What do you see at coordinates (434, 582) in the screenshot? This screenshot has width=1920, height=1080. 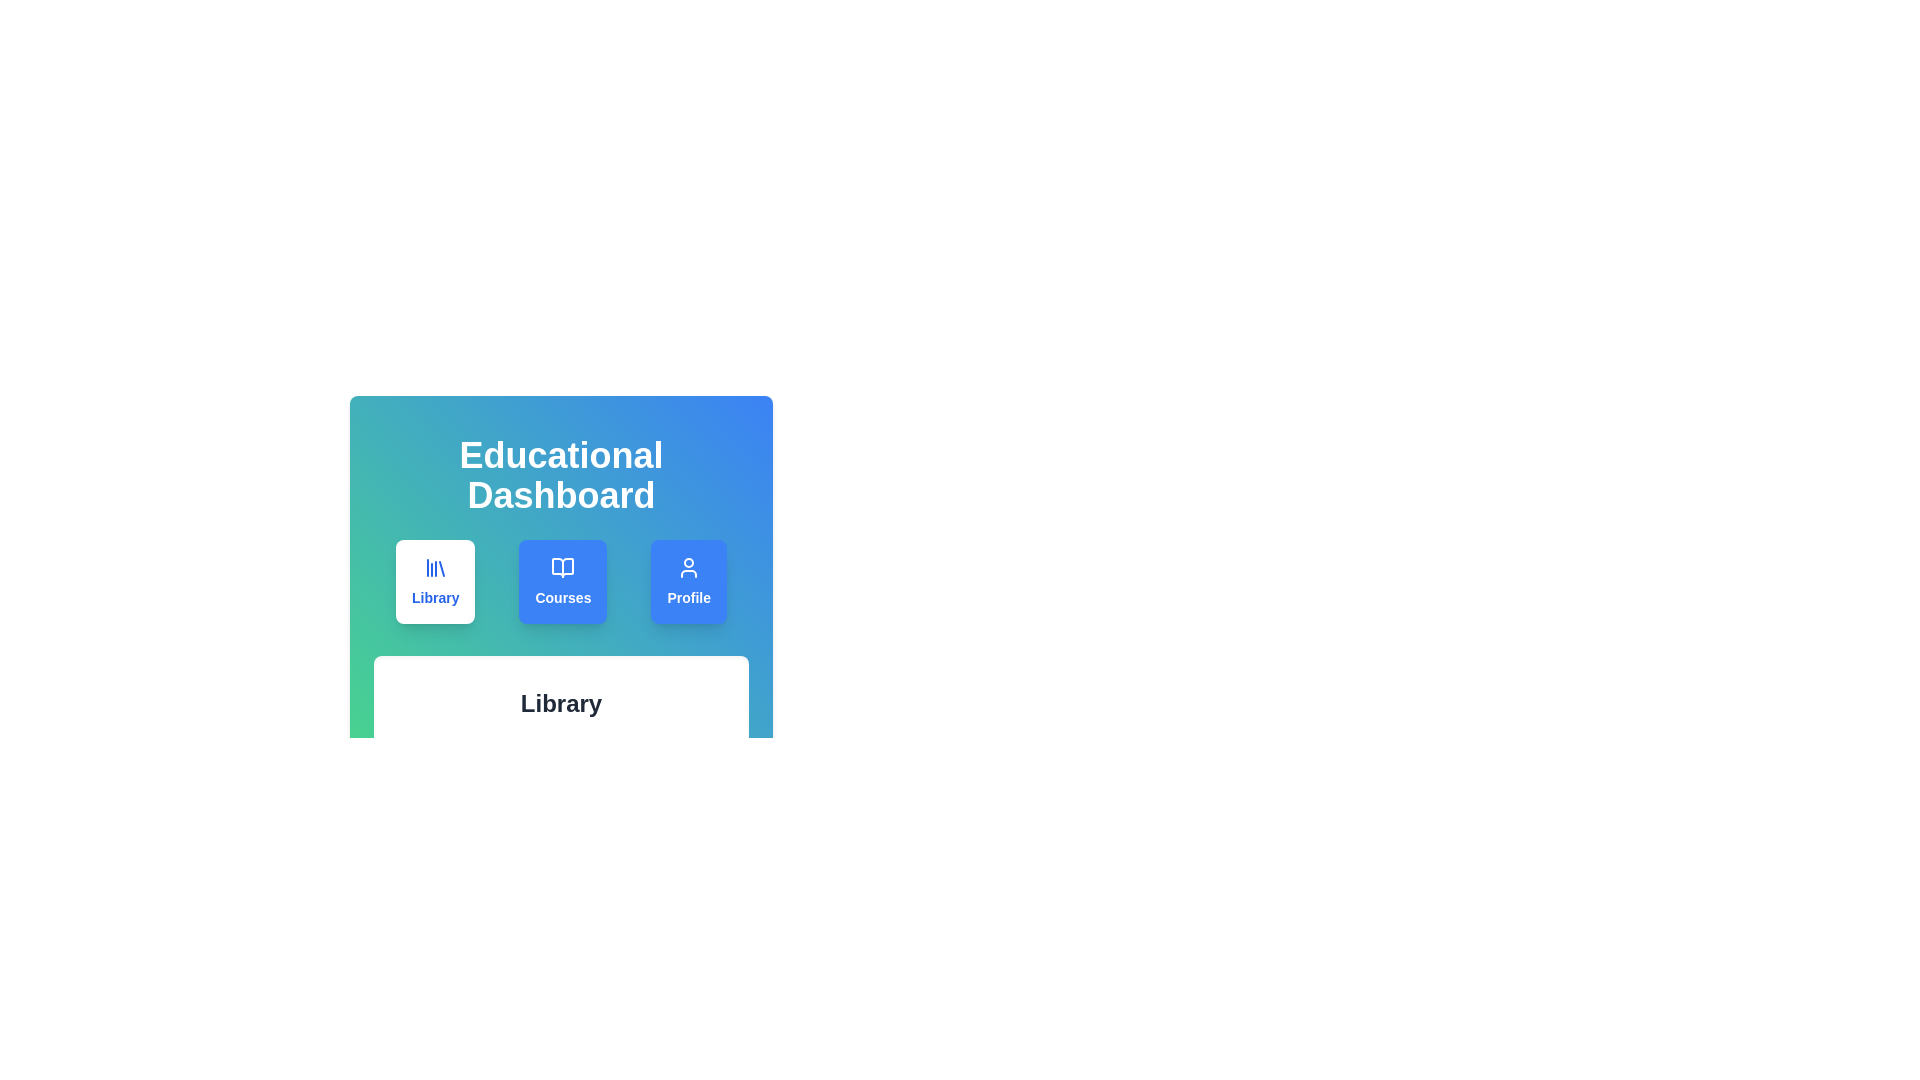 I see `the Library tab by clicking on its button` at bounding box center [434, 582].